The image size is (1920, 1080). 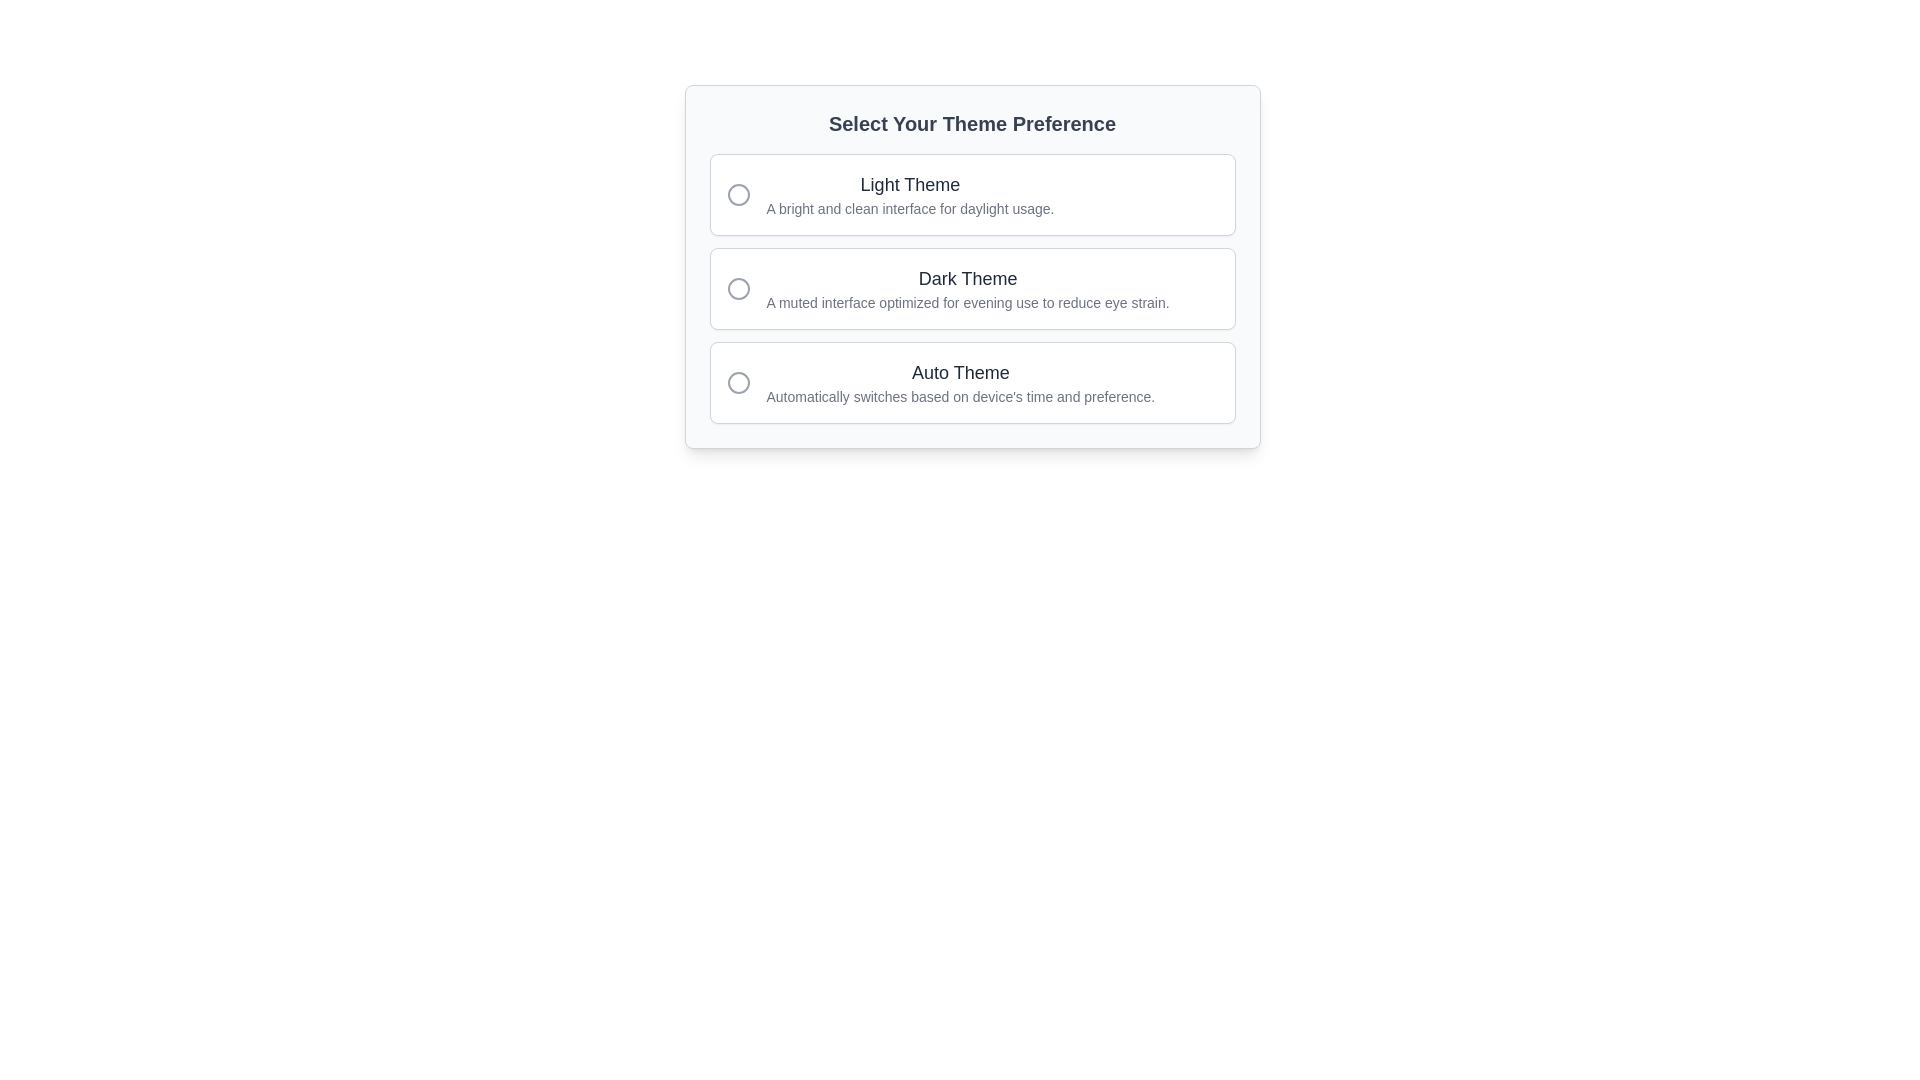 What do you see at coordinates (909, 195) in the screenshot?
I see `the 'Light Theme' text element, which is the first selectable option in the theme selection menu, located to the right of a circular icon` at bounding box center [909, 195].